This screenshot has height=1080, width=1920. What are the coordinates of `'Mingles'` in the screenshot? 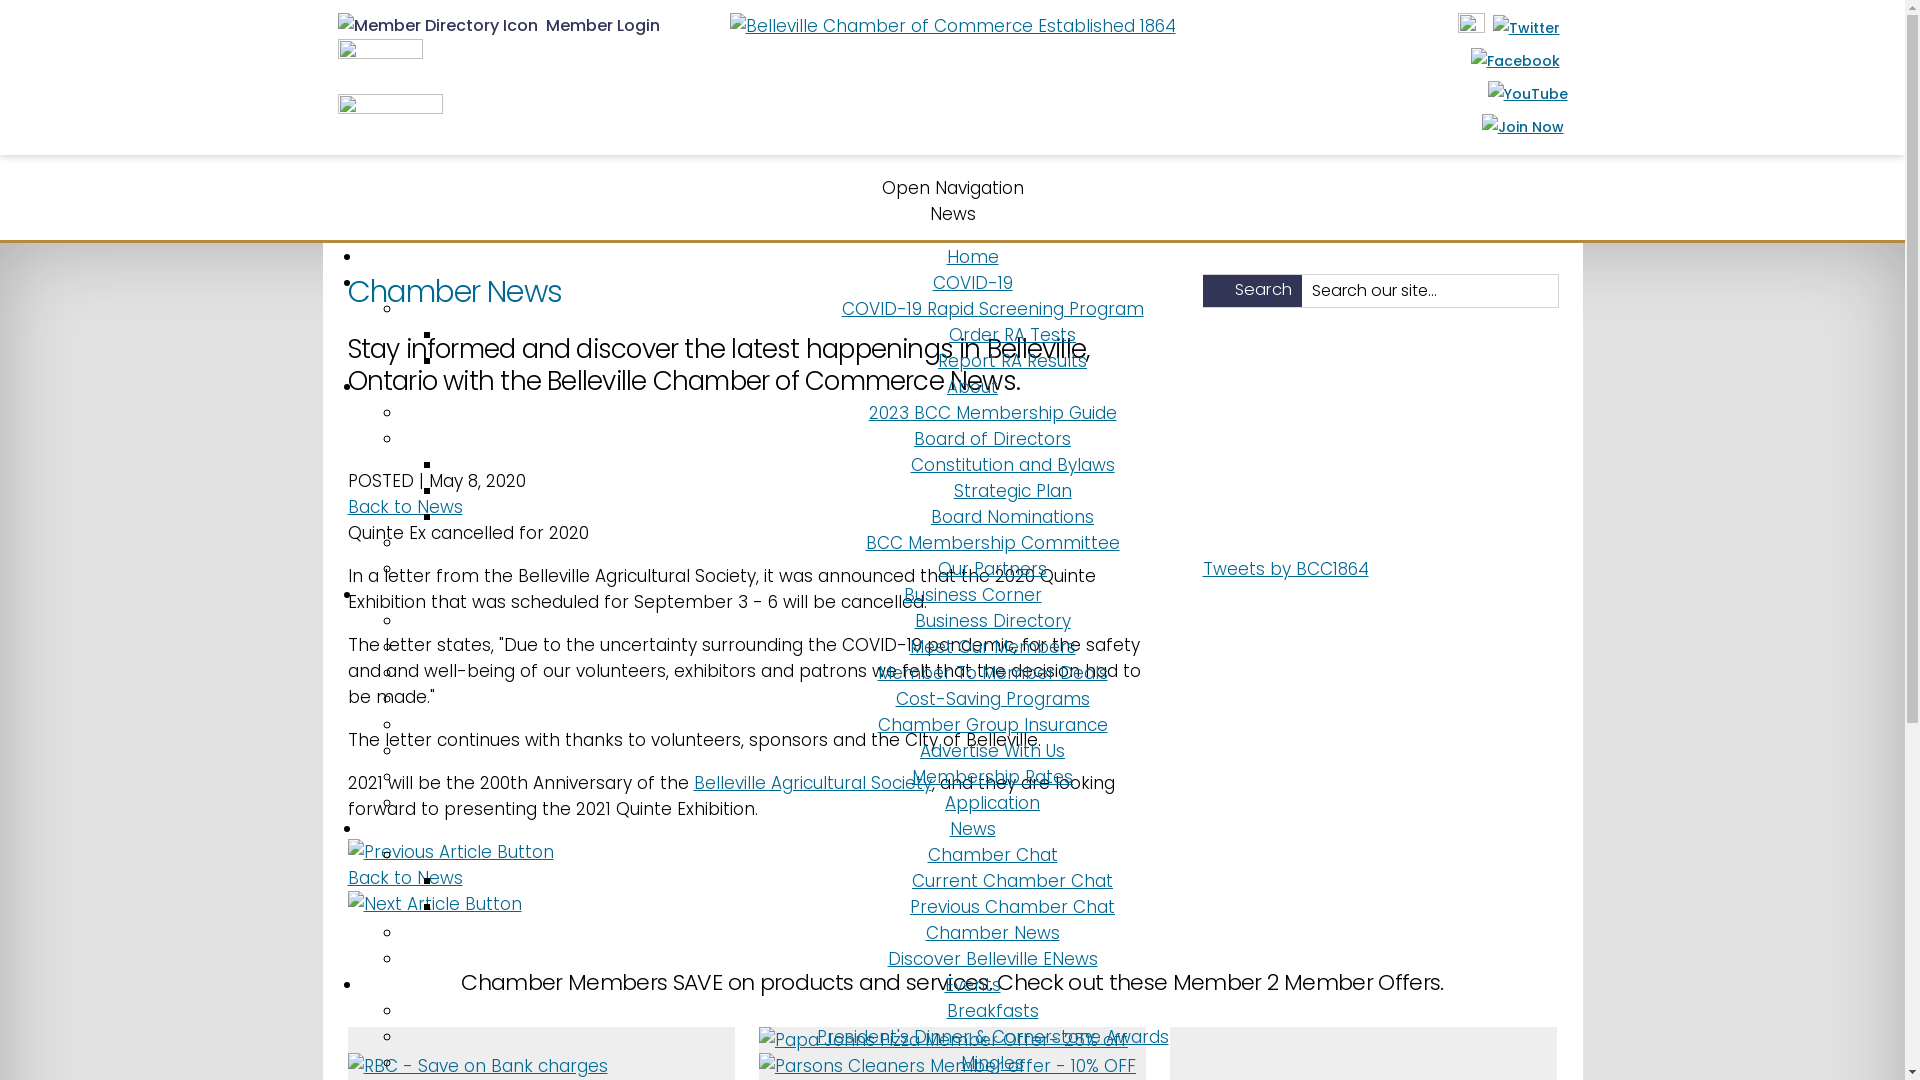 It's located at (992, 1062).